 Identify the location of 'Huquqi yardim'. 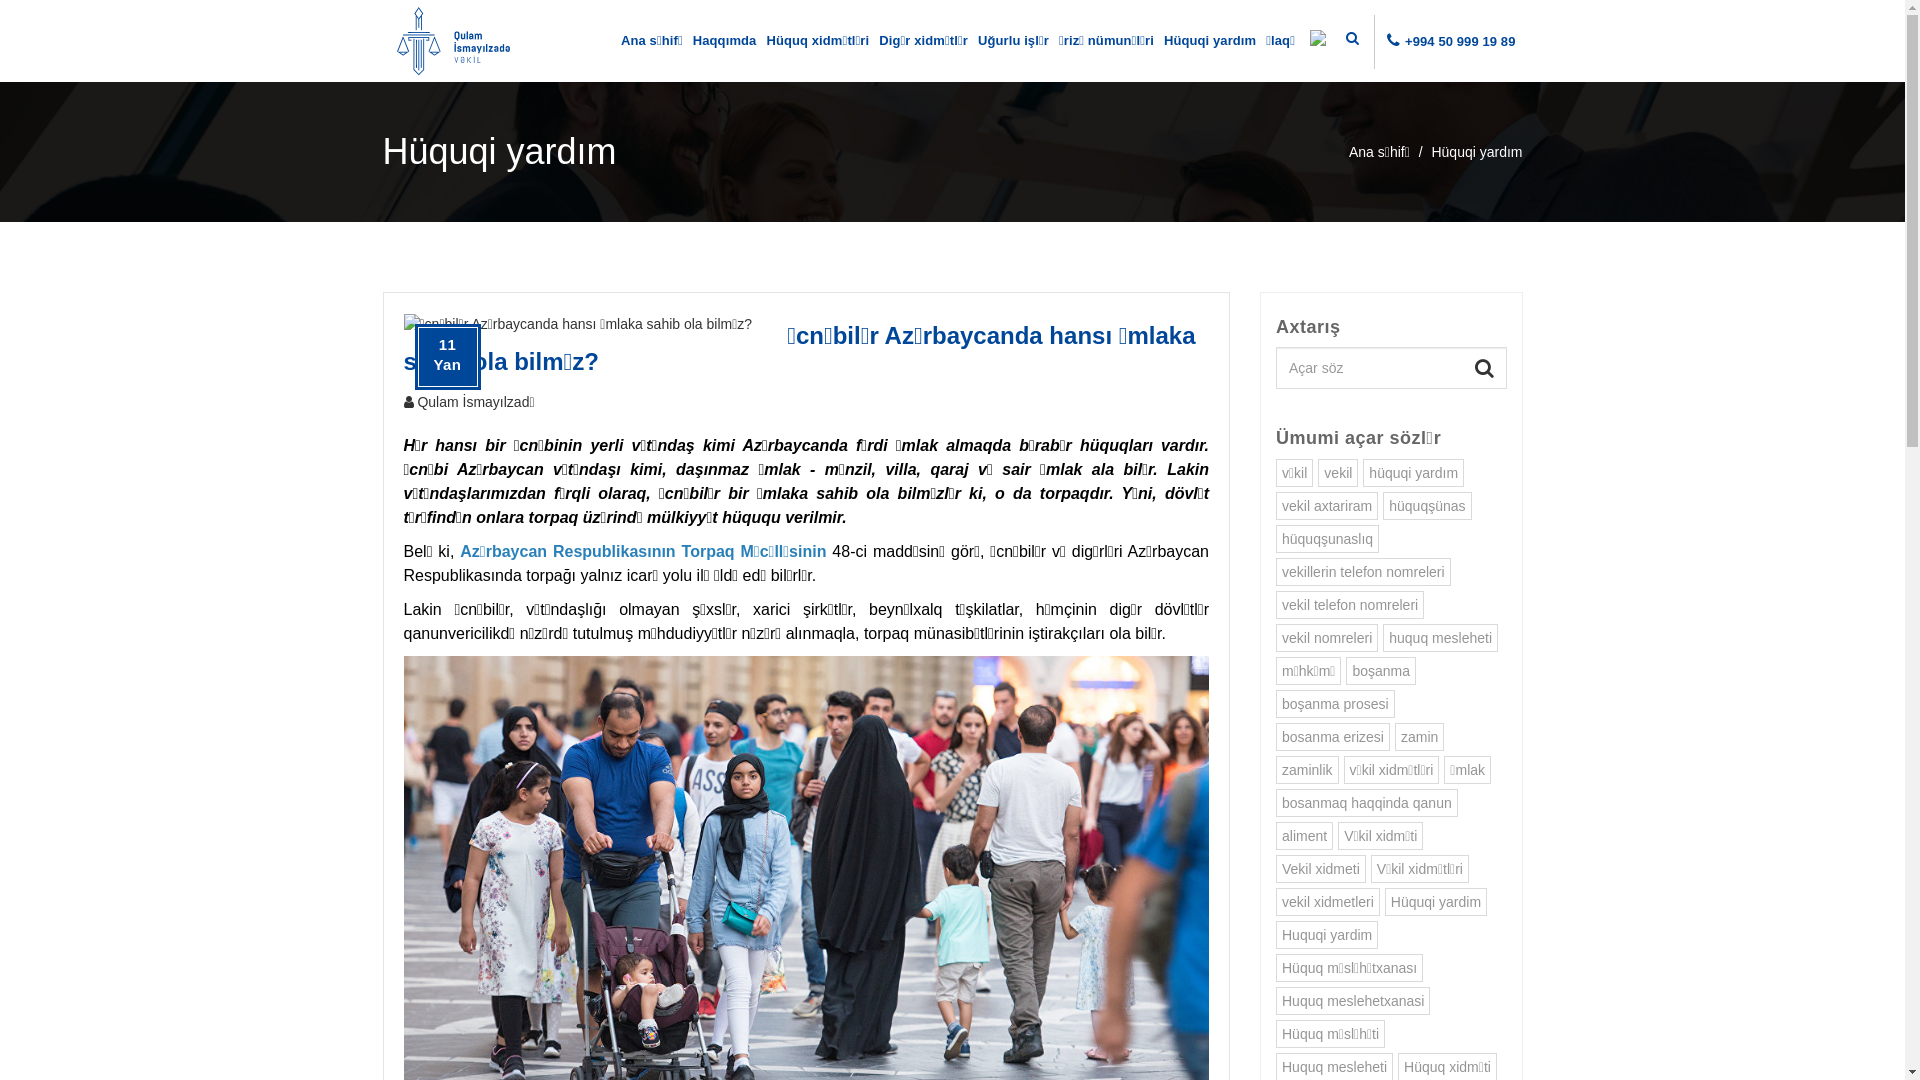
(1326, 934).